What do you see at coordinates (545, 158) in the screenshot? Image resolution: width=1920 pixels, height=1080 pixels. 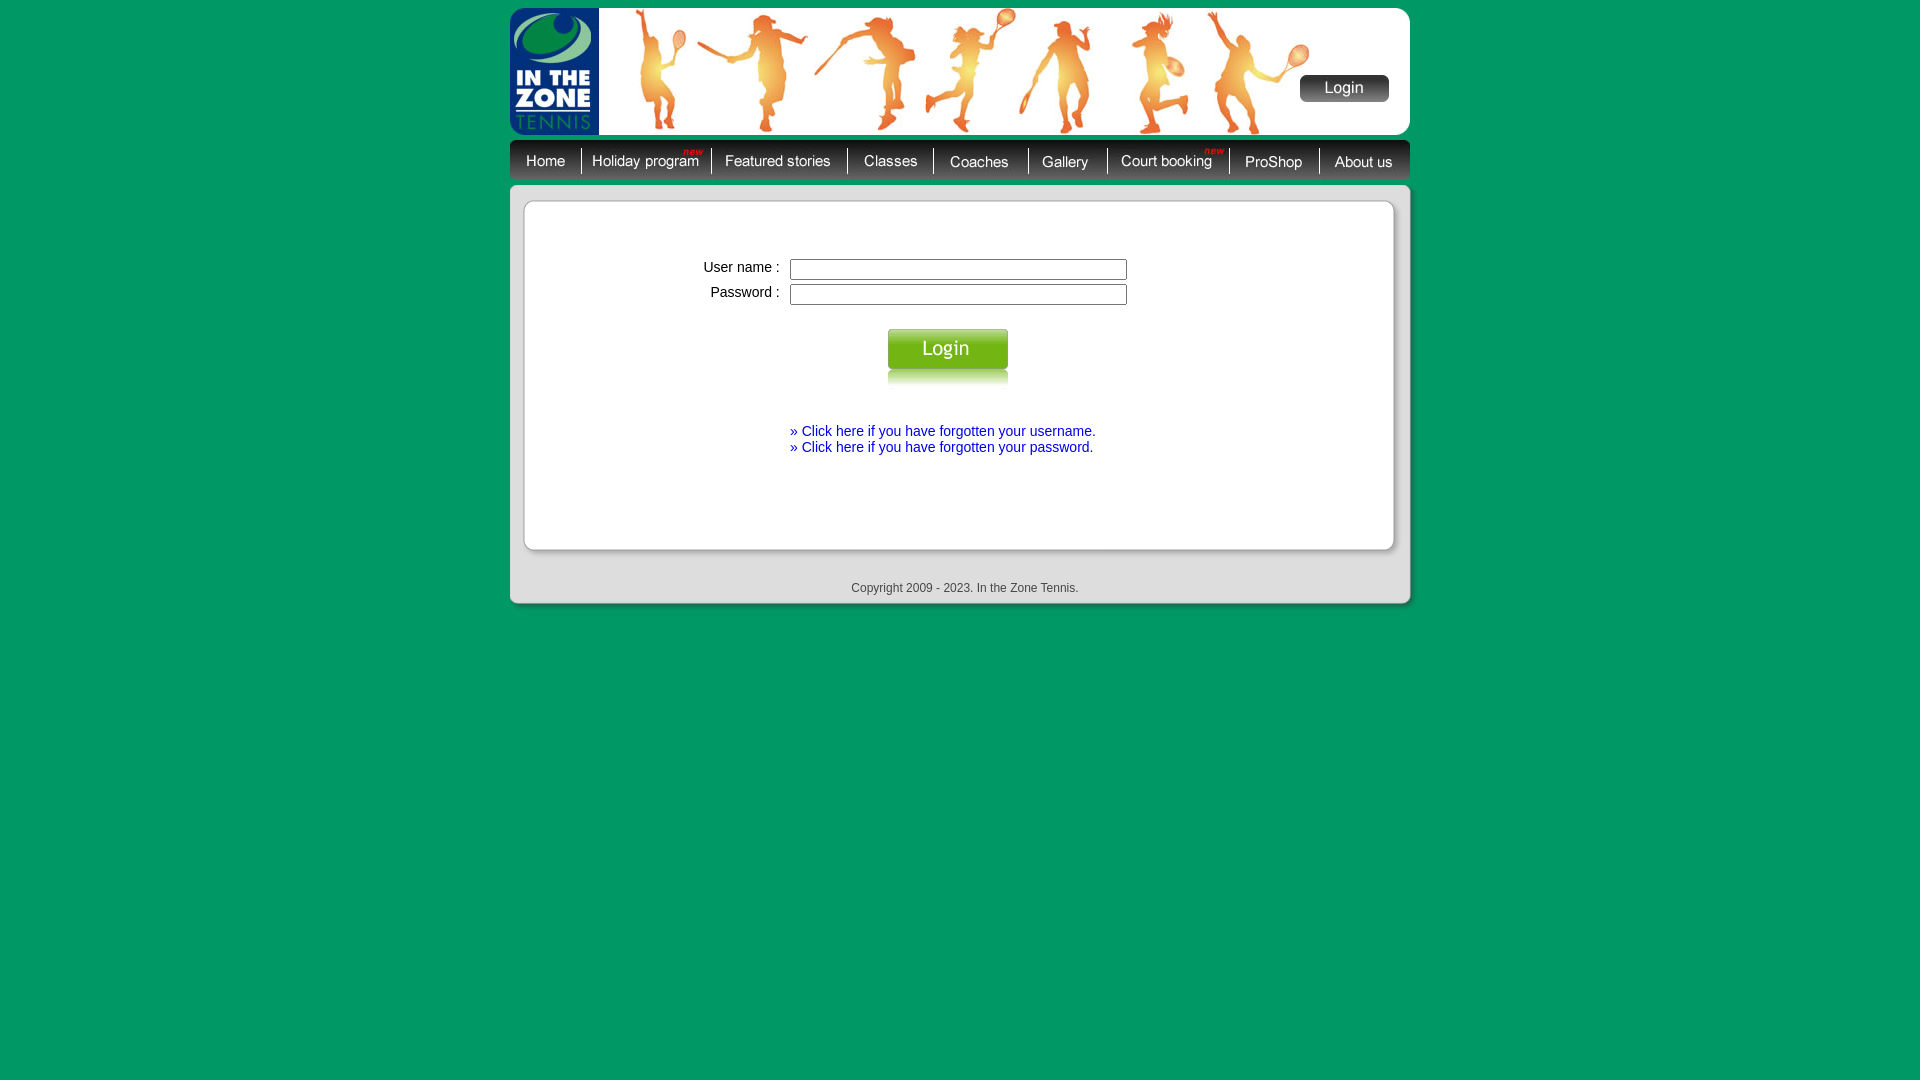 I see `'Home'` at bounding box center [545, 158].